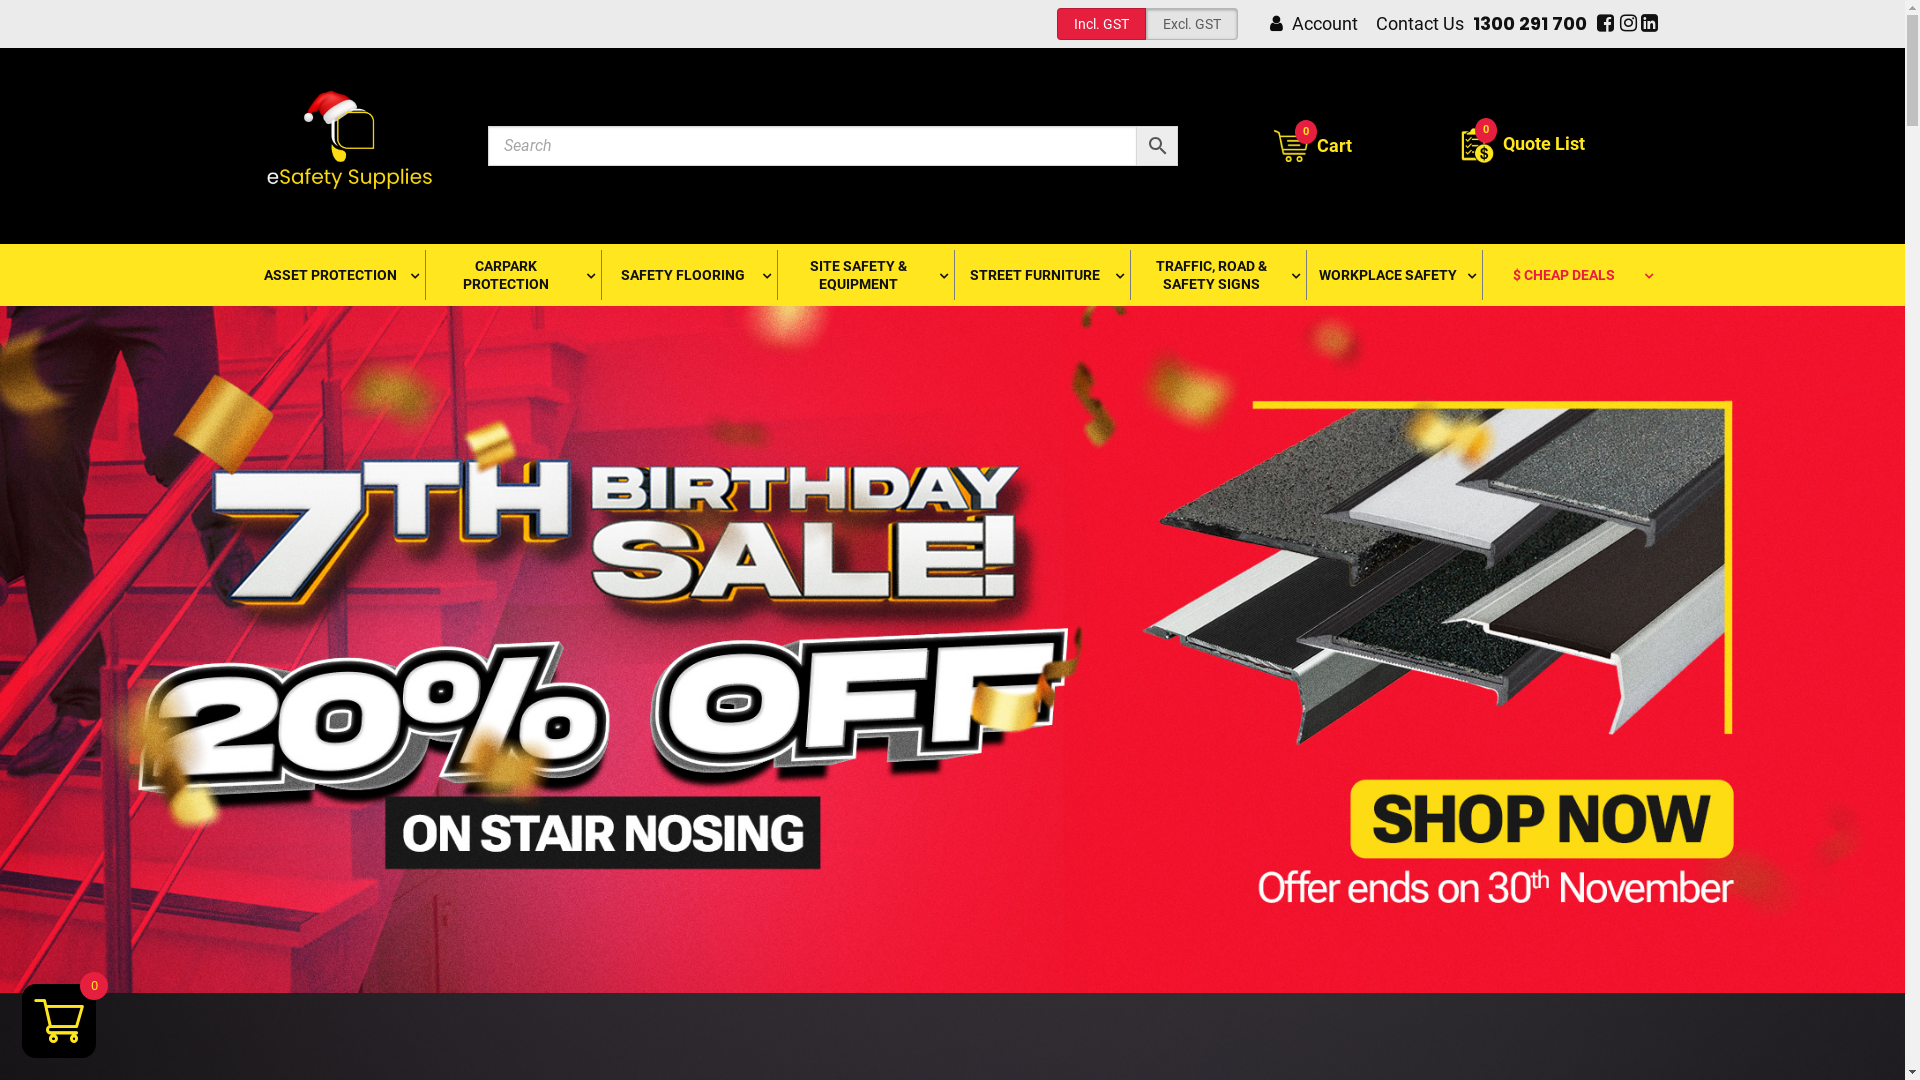 This screenshot has width=1920, height=1080. Describe the element at coordinates (422, 274) in the screenshot. I see `'CARPARK PROTECTION'` at that location.